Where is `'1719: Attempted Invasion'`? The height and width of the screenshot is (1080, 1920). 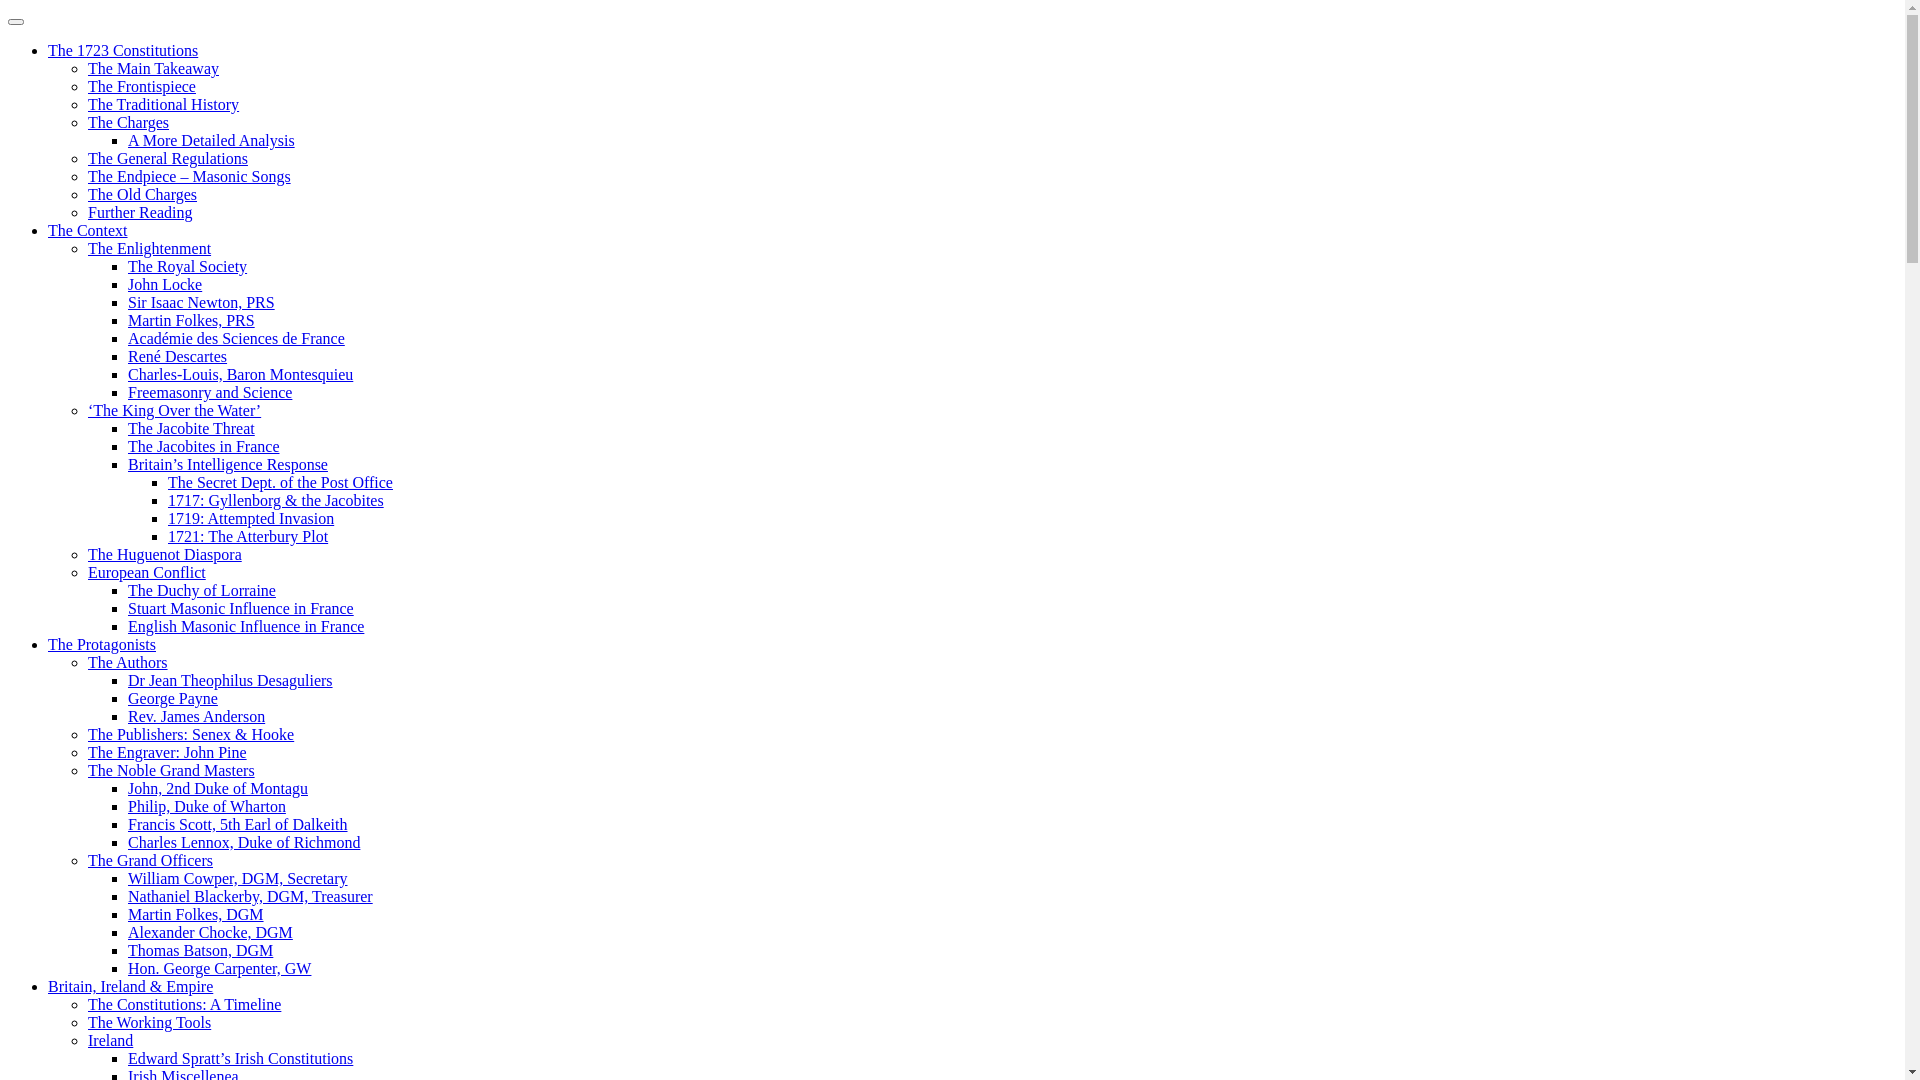
'1719: Attempted Invasion' is located at coordinates (249, 517).